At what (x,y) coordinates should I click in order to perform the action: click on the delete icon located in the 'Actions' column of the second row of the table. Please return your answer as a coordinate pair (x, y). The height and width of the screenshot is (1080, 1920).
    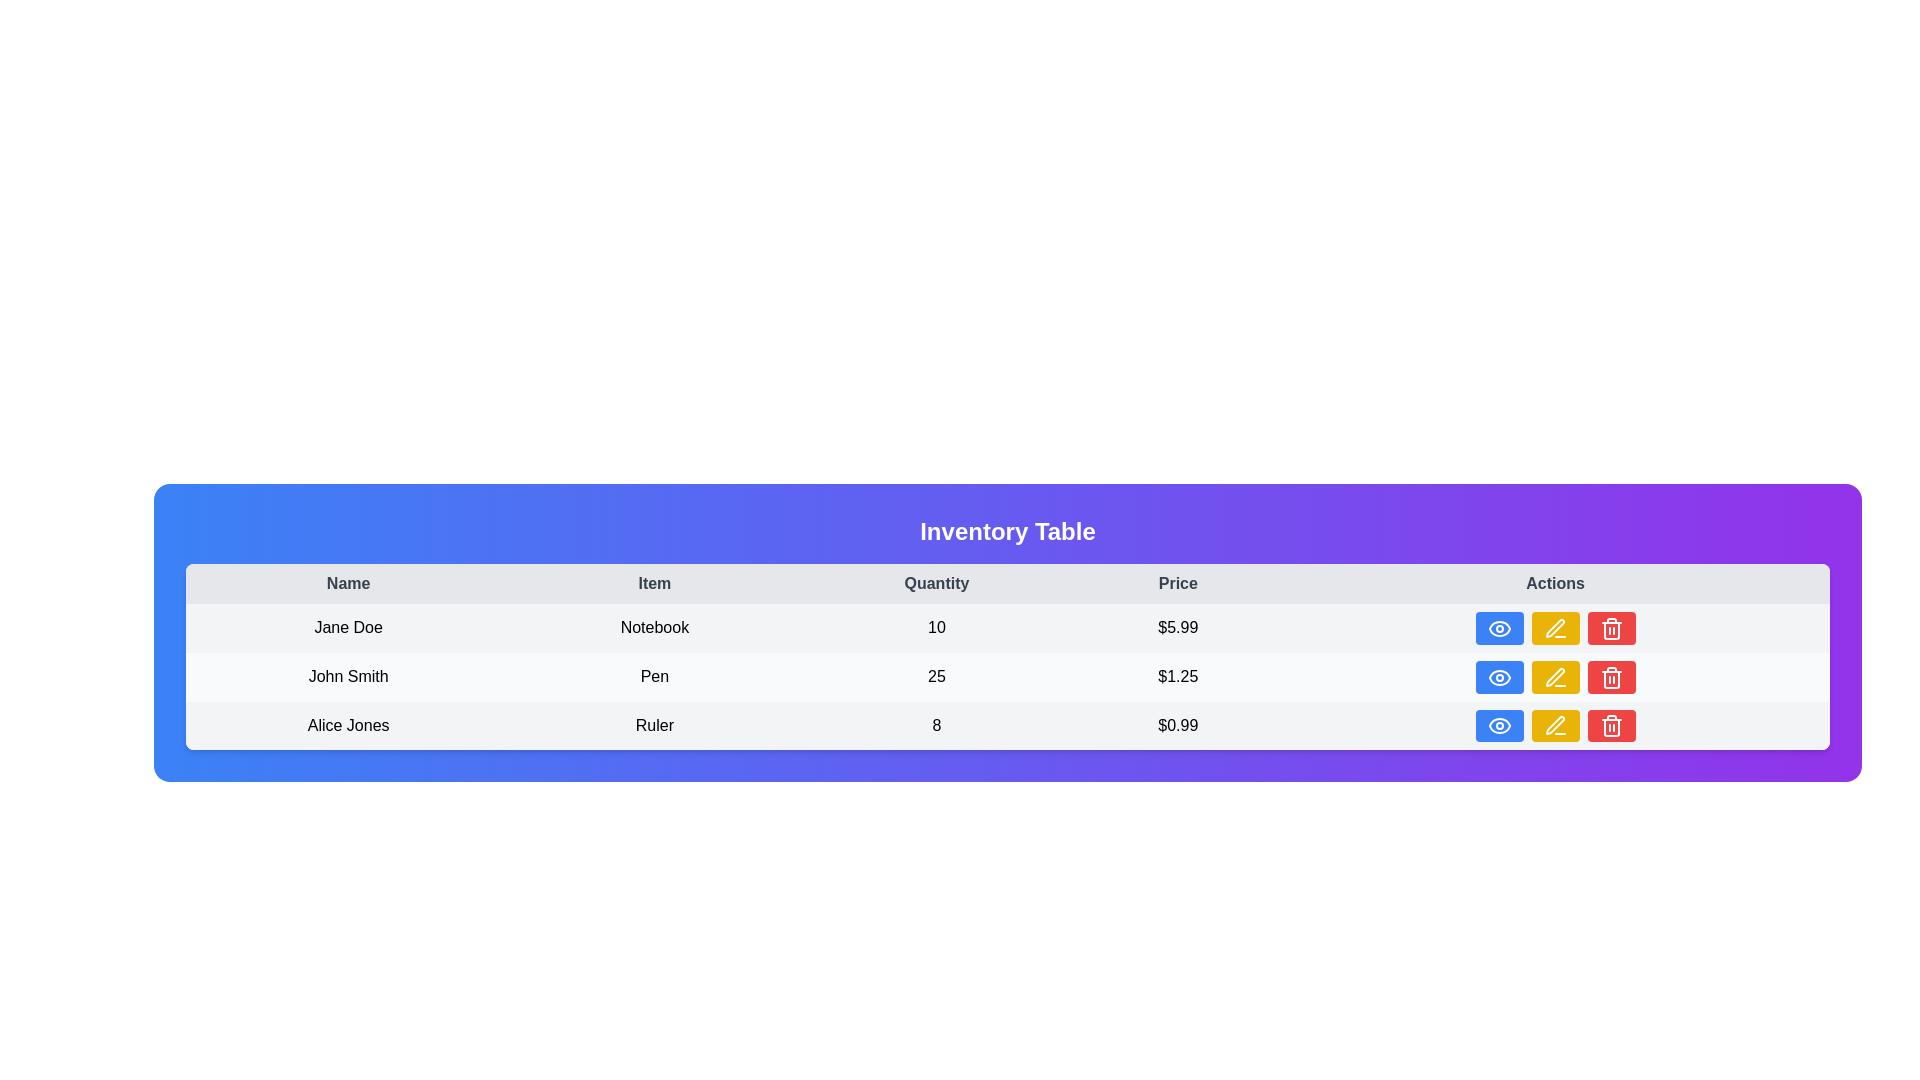
    Looking at the image, I should click on (1611, 678).